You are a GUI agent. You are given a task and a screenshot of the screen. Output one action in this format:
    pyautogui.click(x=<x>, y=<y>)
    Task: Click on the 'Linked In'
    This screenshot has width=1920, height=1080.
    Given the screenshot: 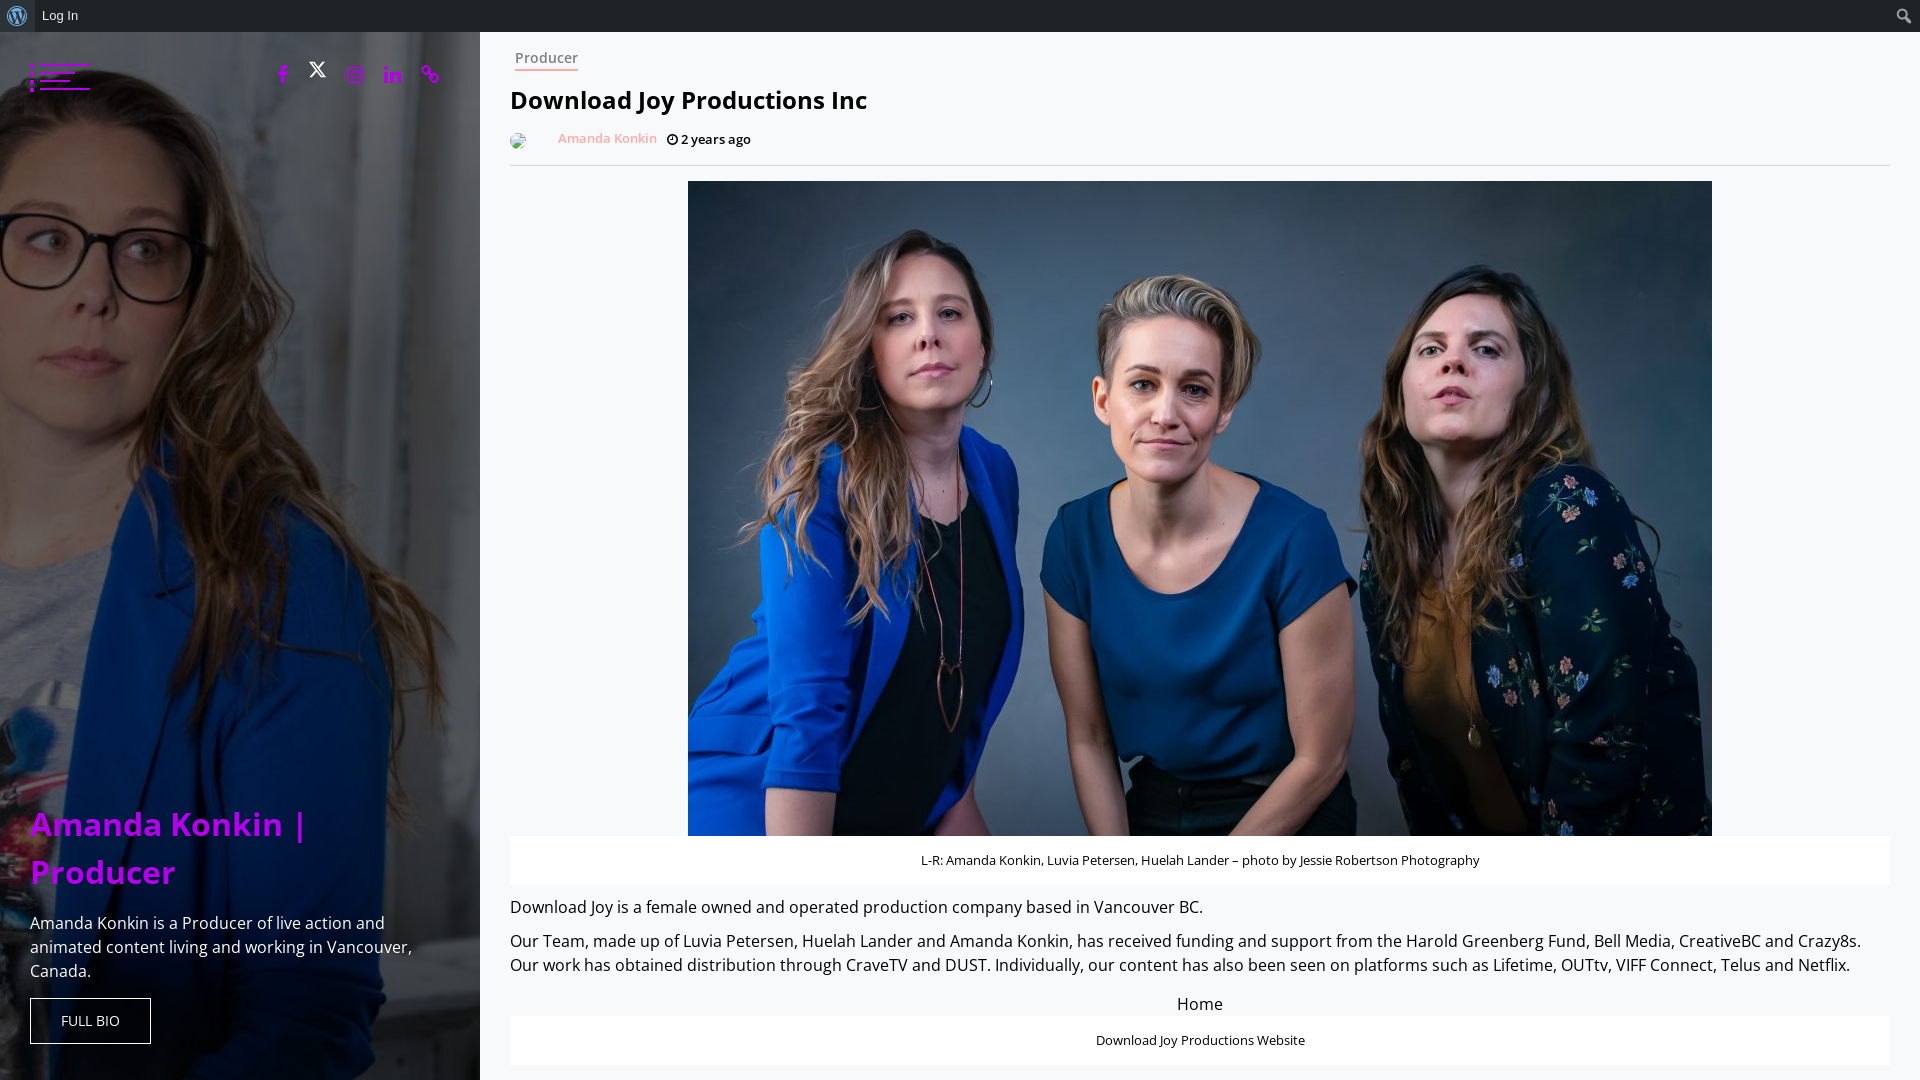 What is the action you would take?
    pyautogui.click(x=392, y=73)
    